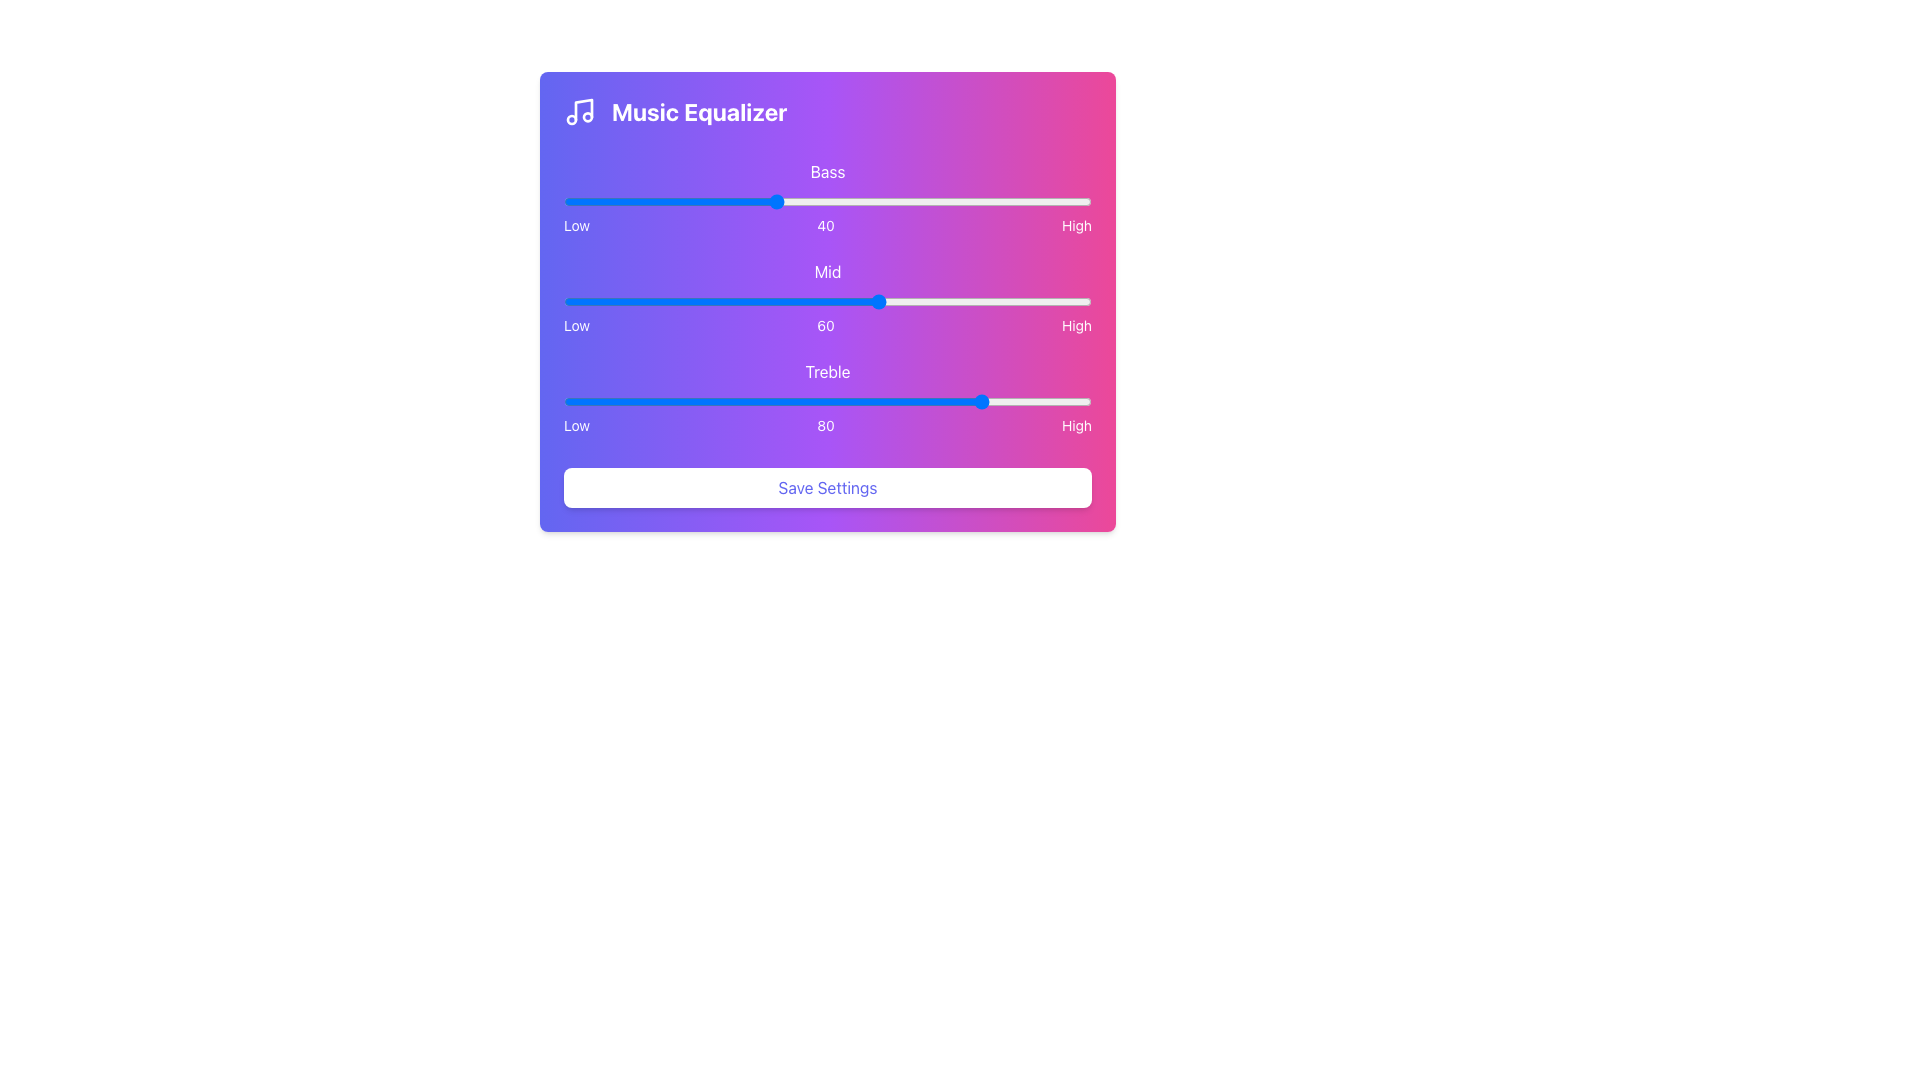  I want to click on the treble level, so click(573, 401).